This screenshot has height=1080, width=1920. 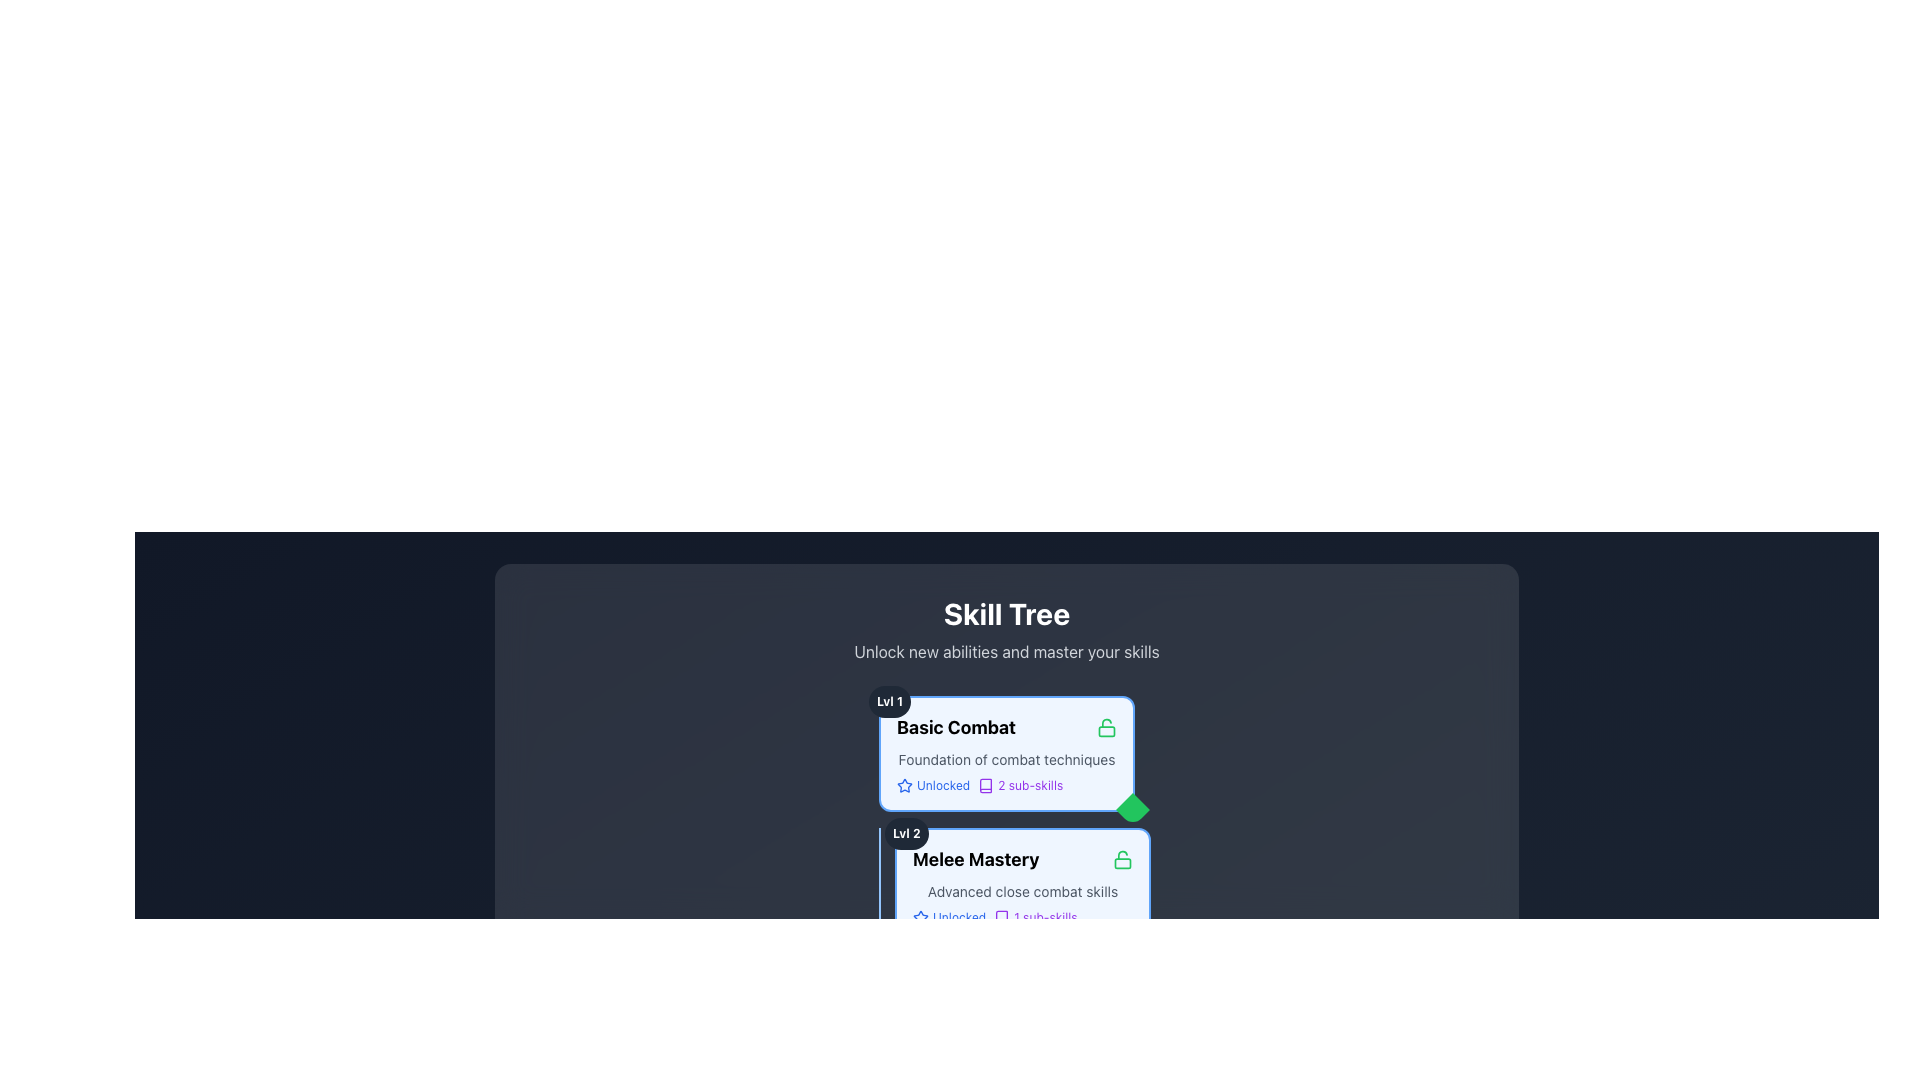 I want to click on the star icon, so click(x=919, y=917).